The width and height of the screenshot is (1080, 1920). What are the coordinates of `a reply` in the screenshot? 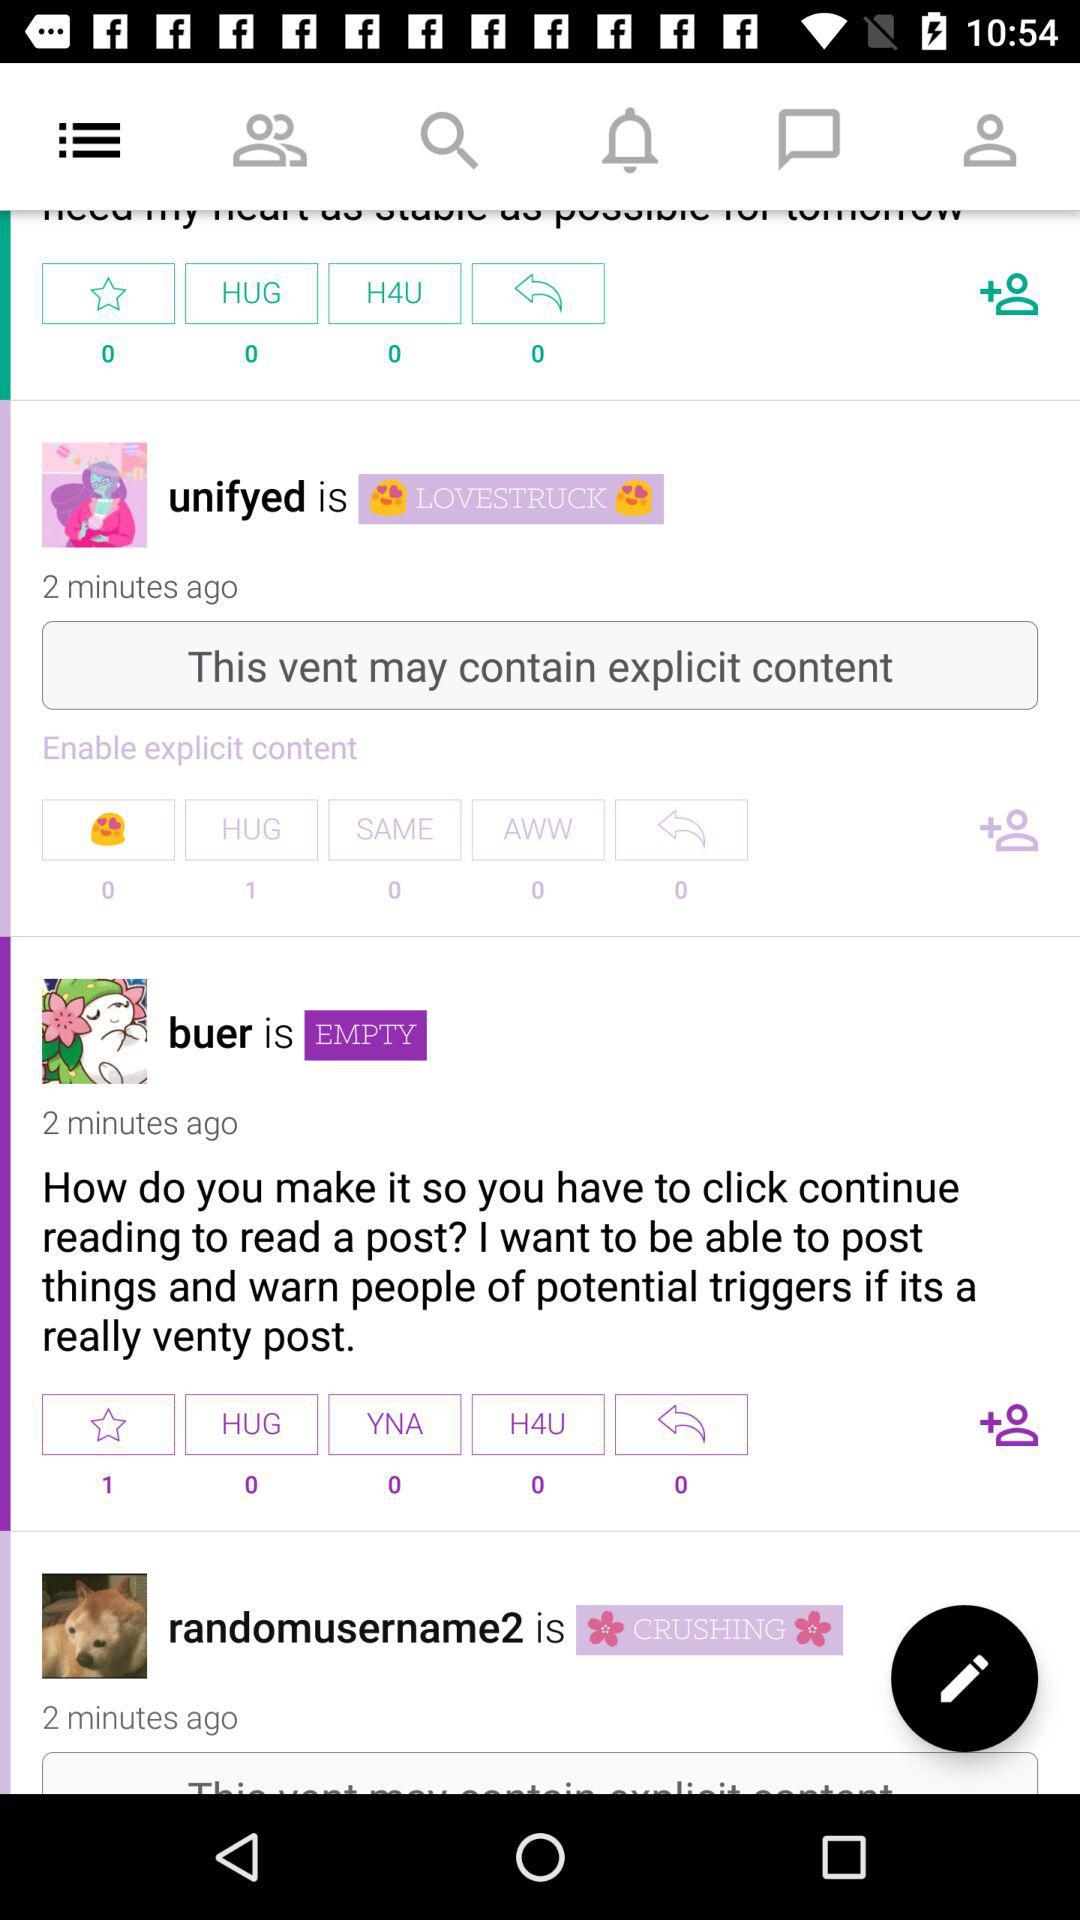 It's located at (680, 1423).